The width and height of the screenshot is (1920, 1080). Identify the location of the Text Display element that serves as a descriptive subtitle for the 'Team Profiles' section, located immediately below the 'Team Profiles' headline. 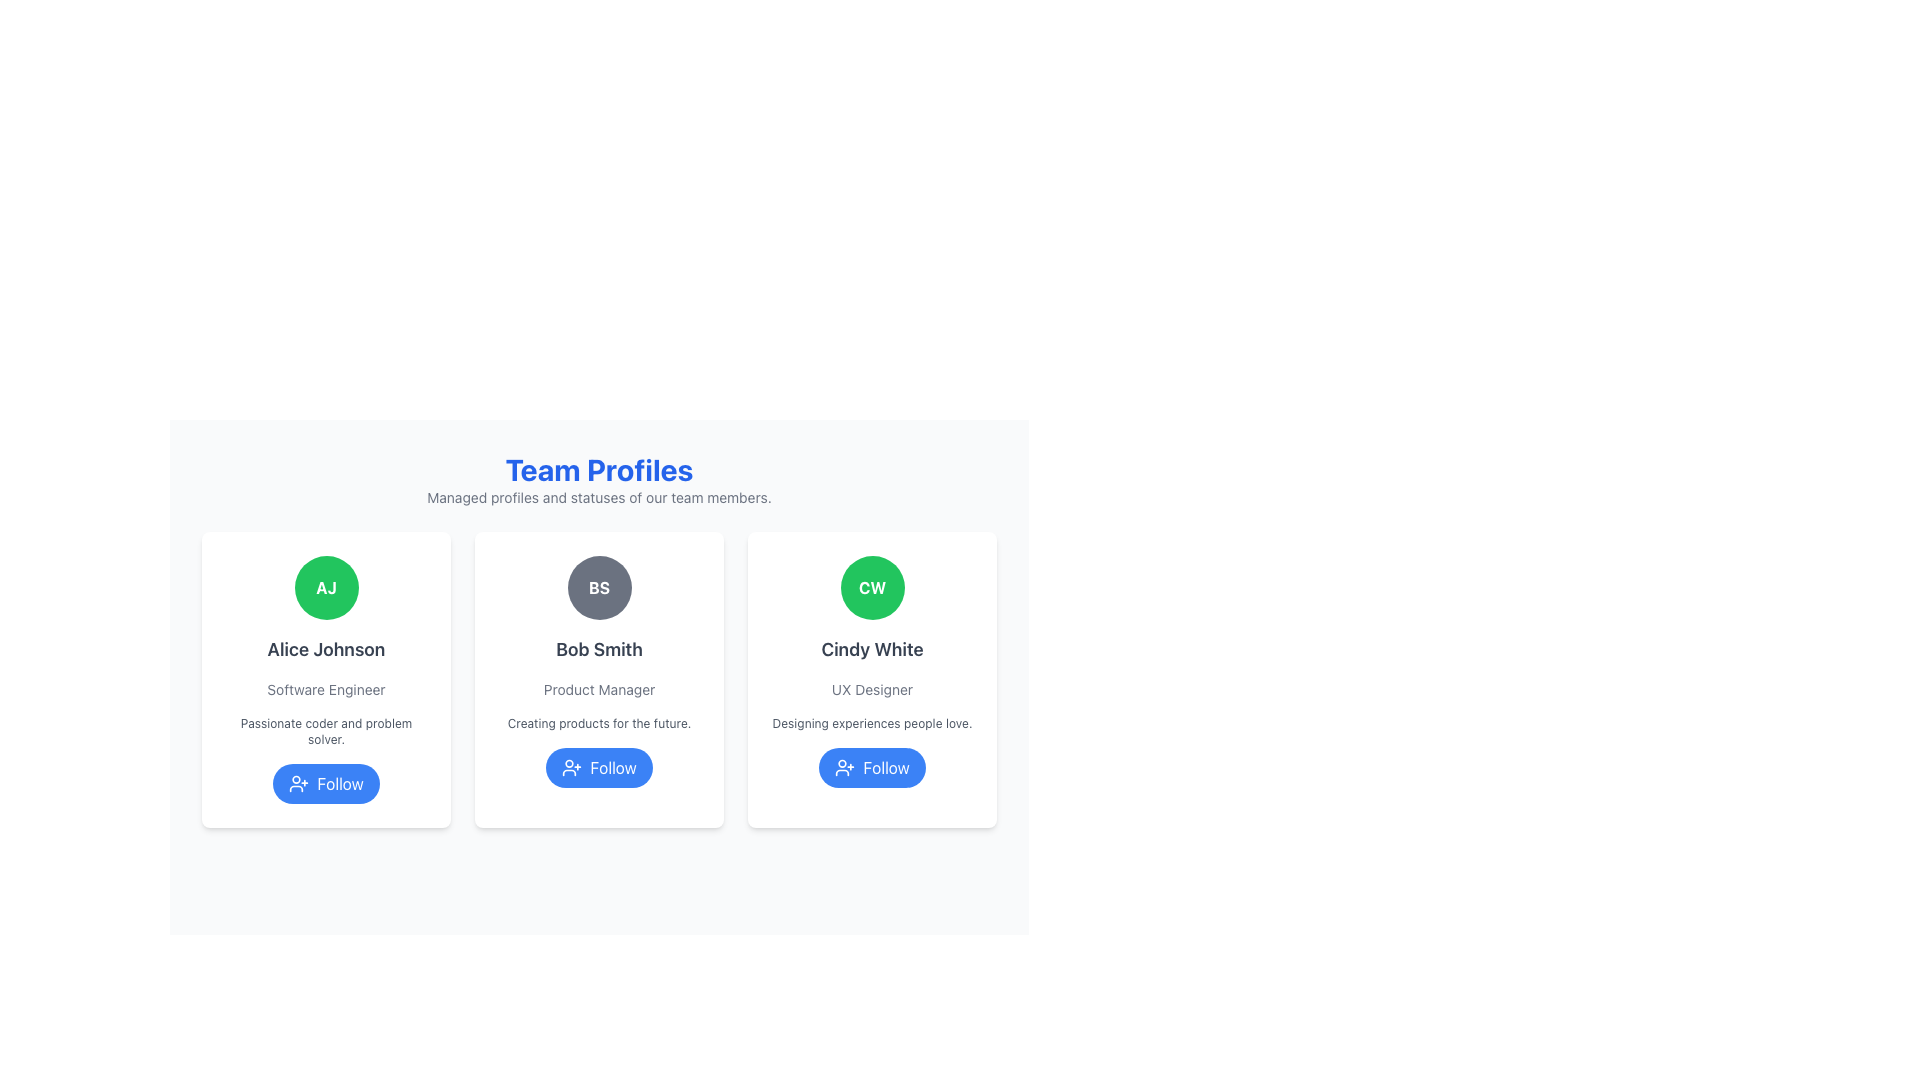
(598, 496).